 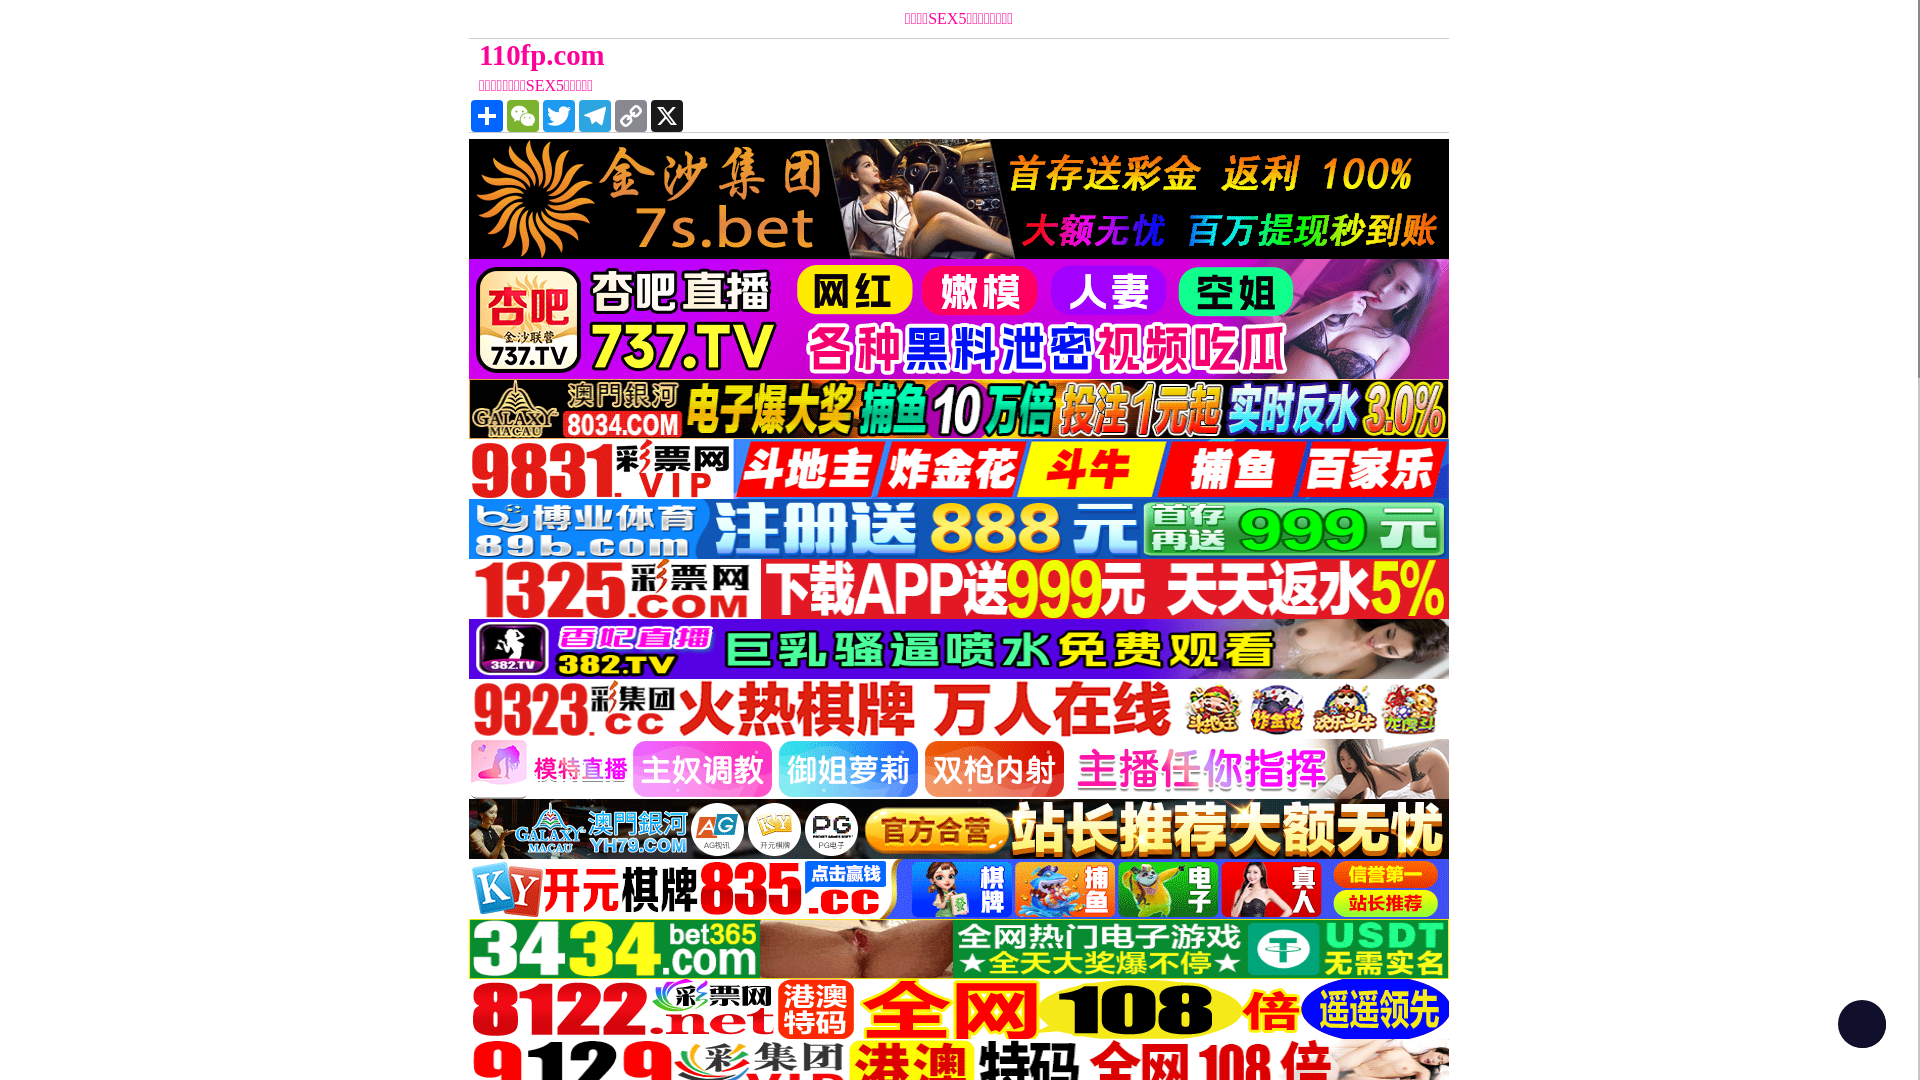 I want to click on 'Telegram', so click(x=594, y=115).